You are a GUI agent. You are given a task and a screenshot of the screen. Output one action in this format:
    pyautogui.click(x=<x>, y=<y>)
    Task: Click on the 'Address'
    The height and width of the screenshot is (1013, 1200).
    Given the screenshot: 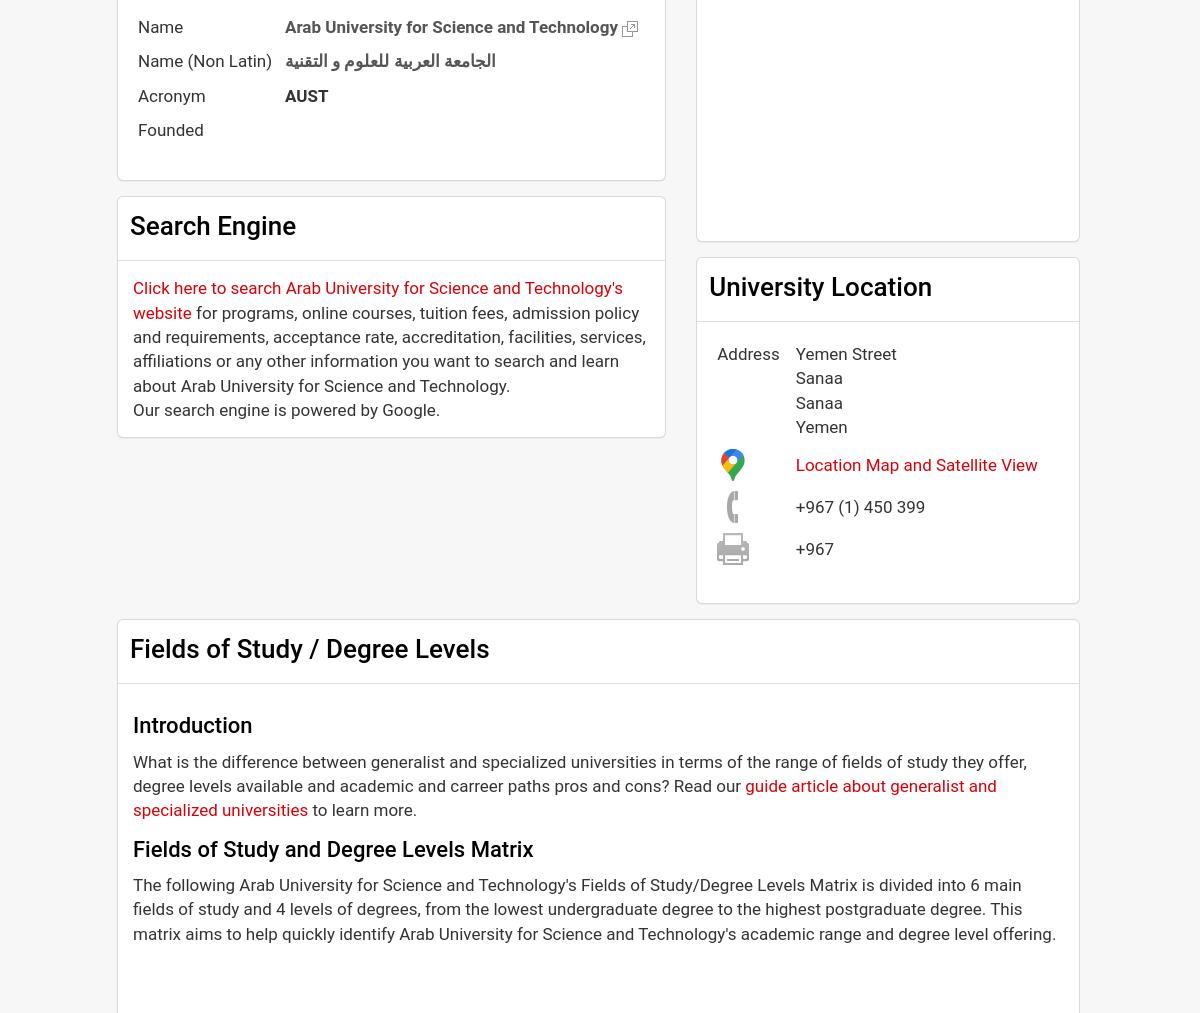 What is the action you would take?
    pyautogui.click(x=747, y=354)
    